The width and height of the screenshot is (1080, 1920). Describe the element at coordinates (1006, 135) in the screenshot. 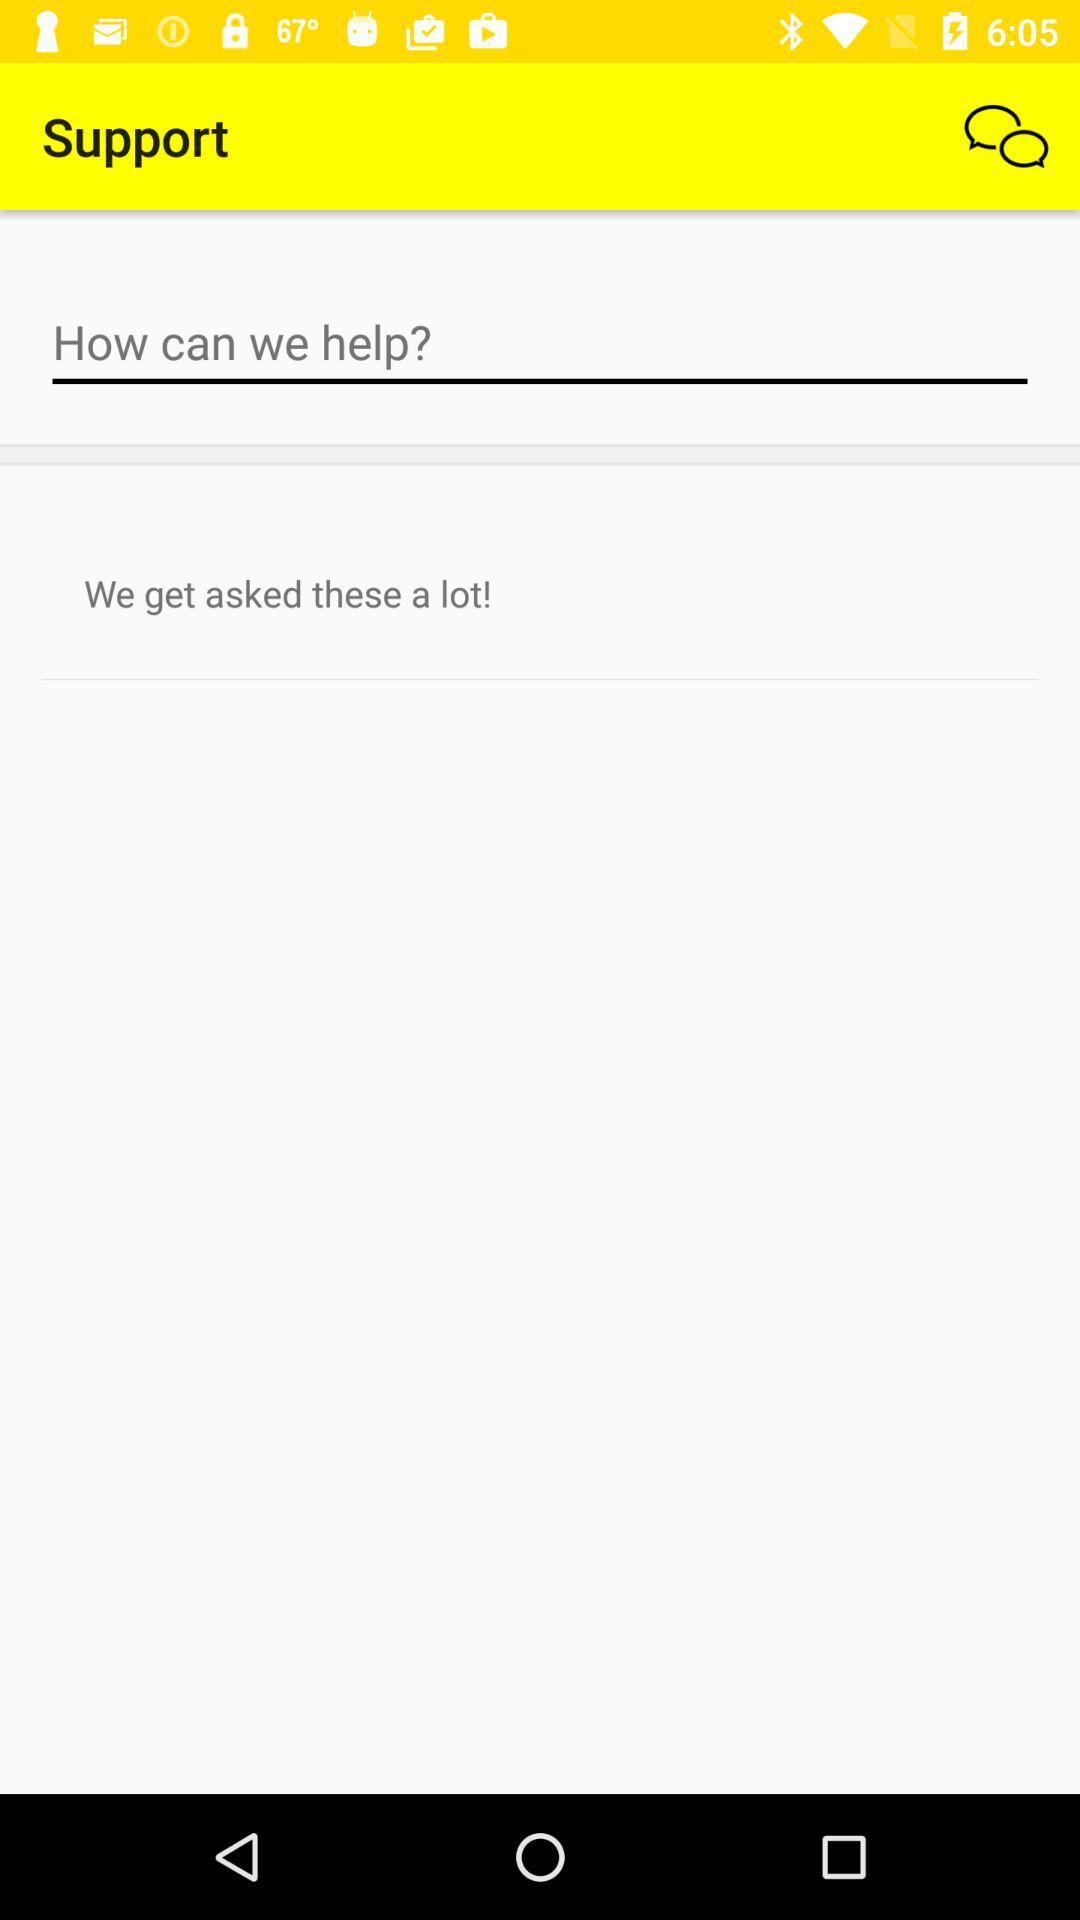

I see `item at the top right corner` at that location.